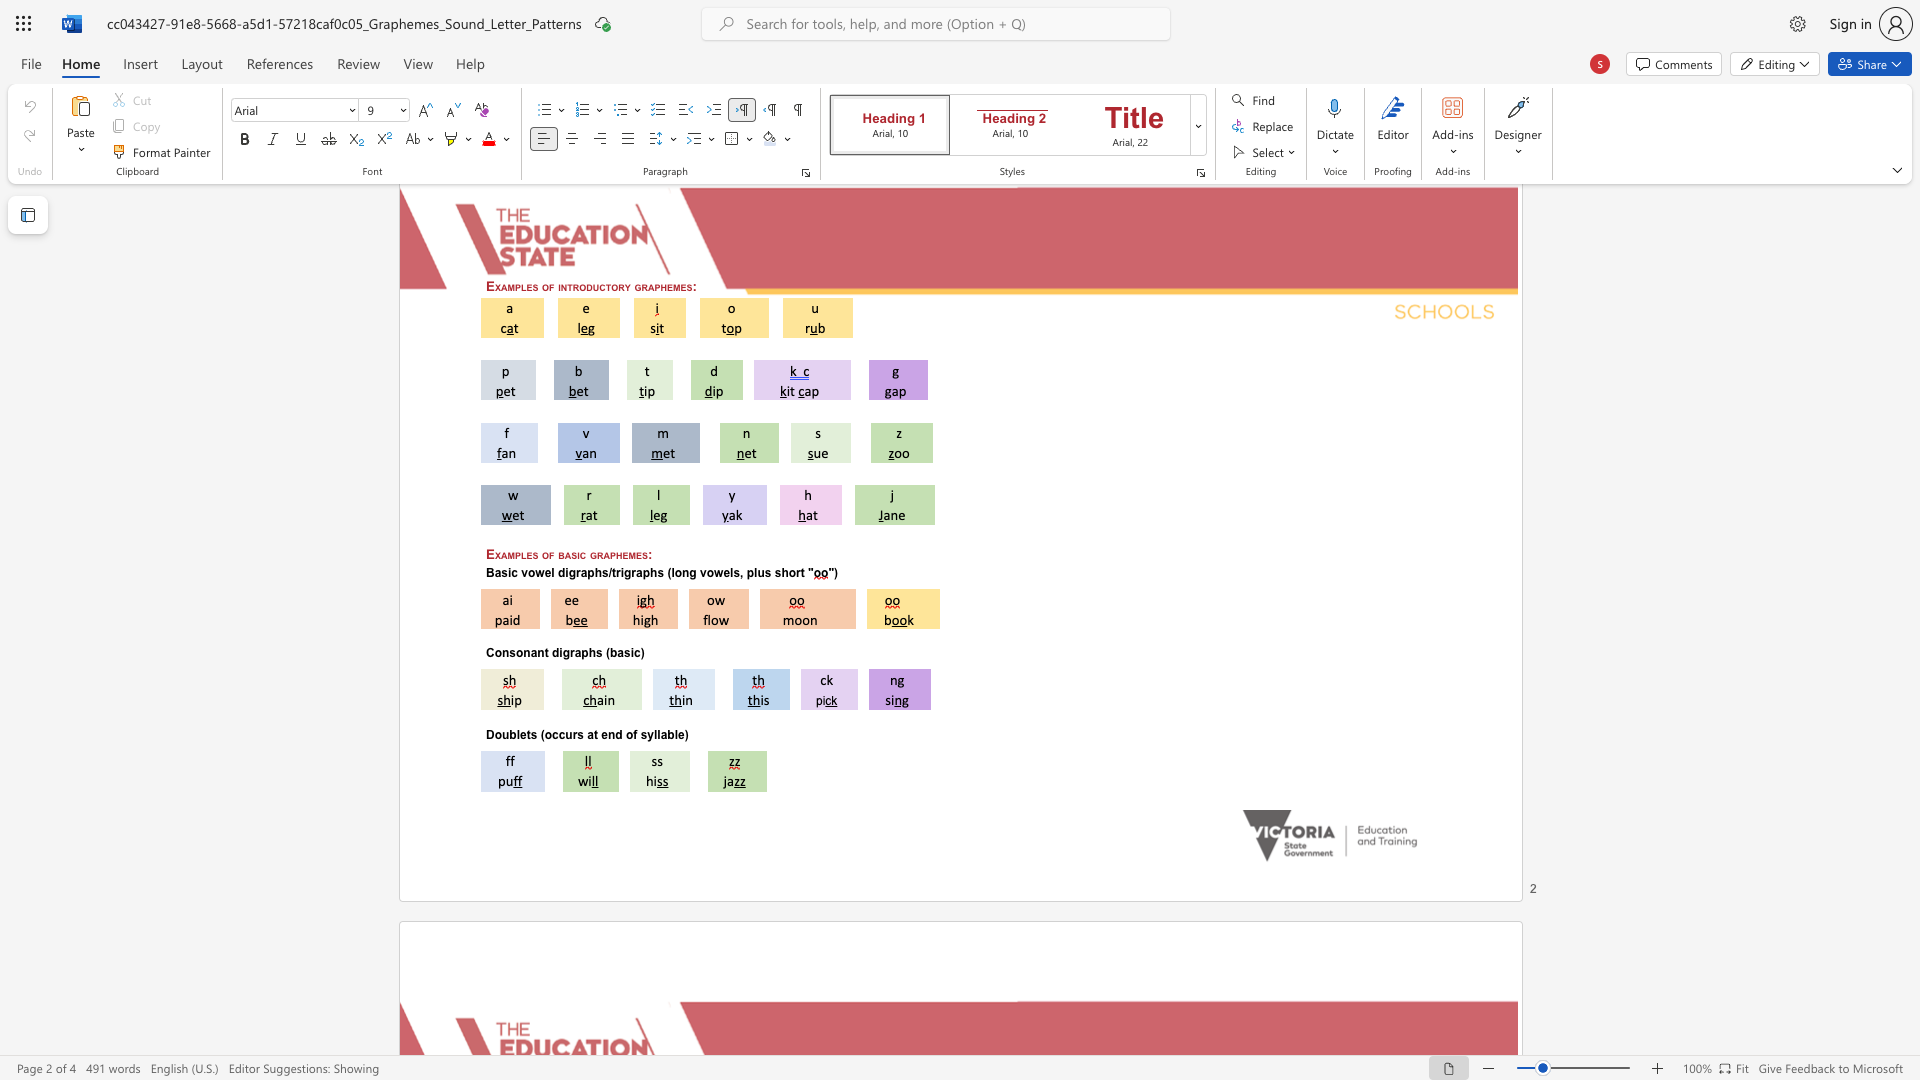  Describe the element at coordinates (667, 734) in the screenshot. I see `the subset text "bl" within the text "Doublets (occurs at end of syllable)"` at that location.